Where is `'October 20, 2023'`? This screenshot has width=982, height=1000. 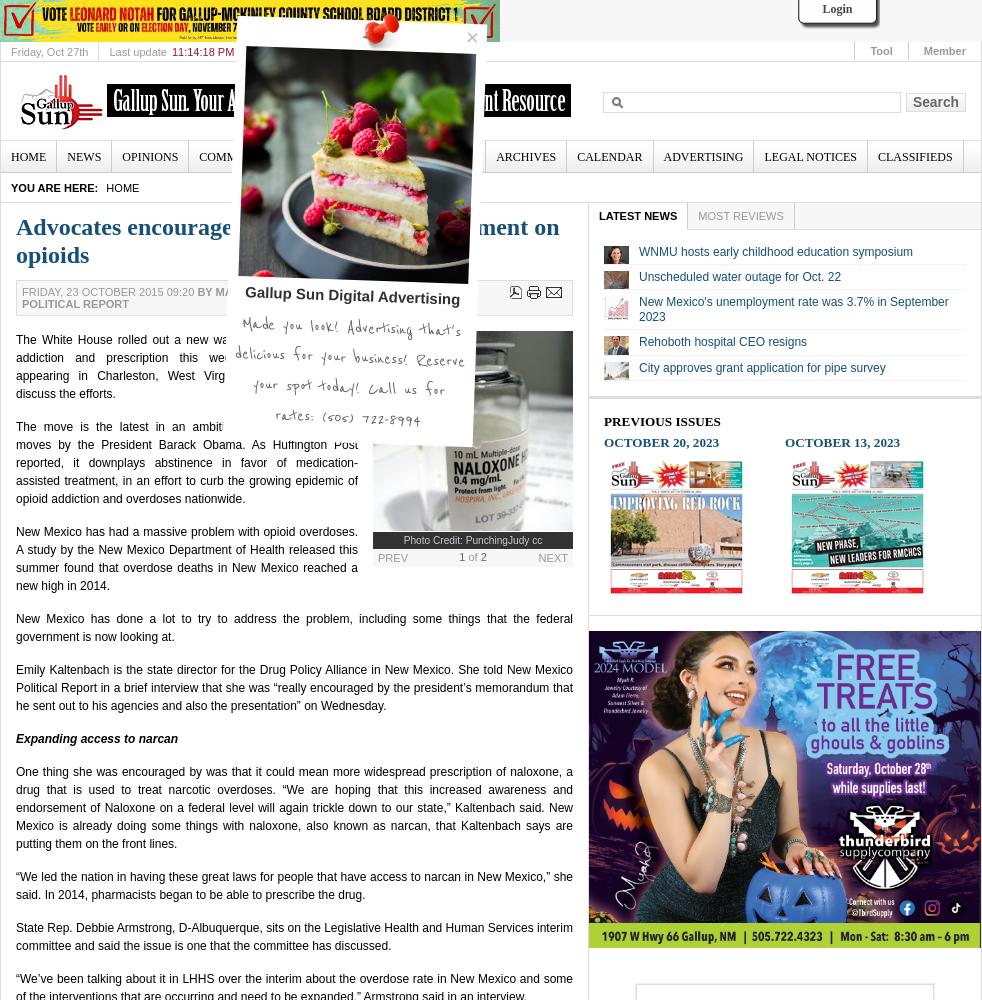
'October 20, 2023' is located at coordinates (603, 440).